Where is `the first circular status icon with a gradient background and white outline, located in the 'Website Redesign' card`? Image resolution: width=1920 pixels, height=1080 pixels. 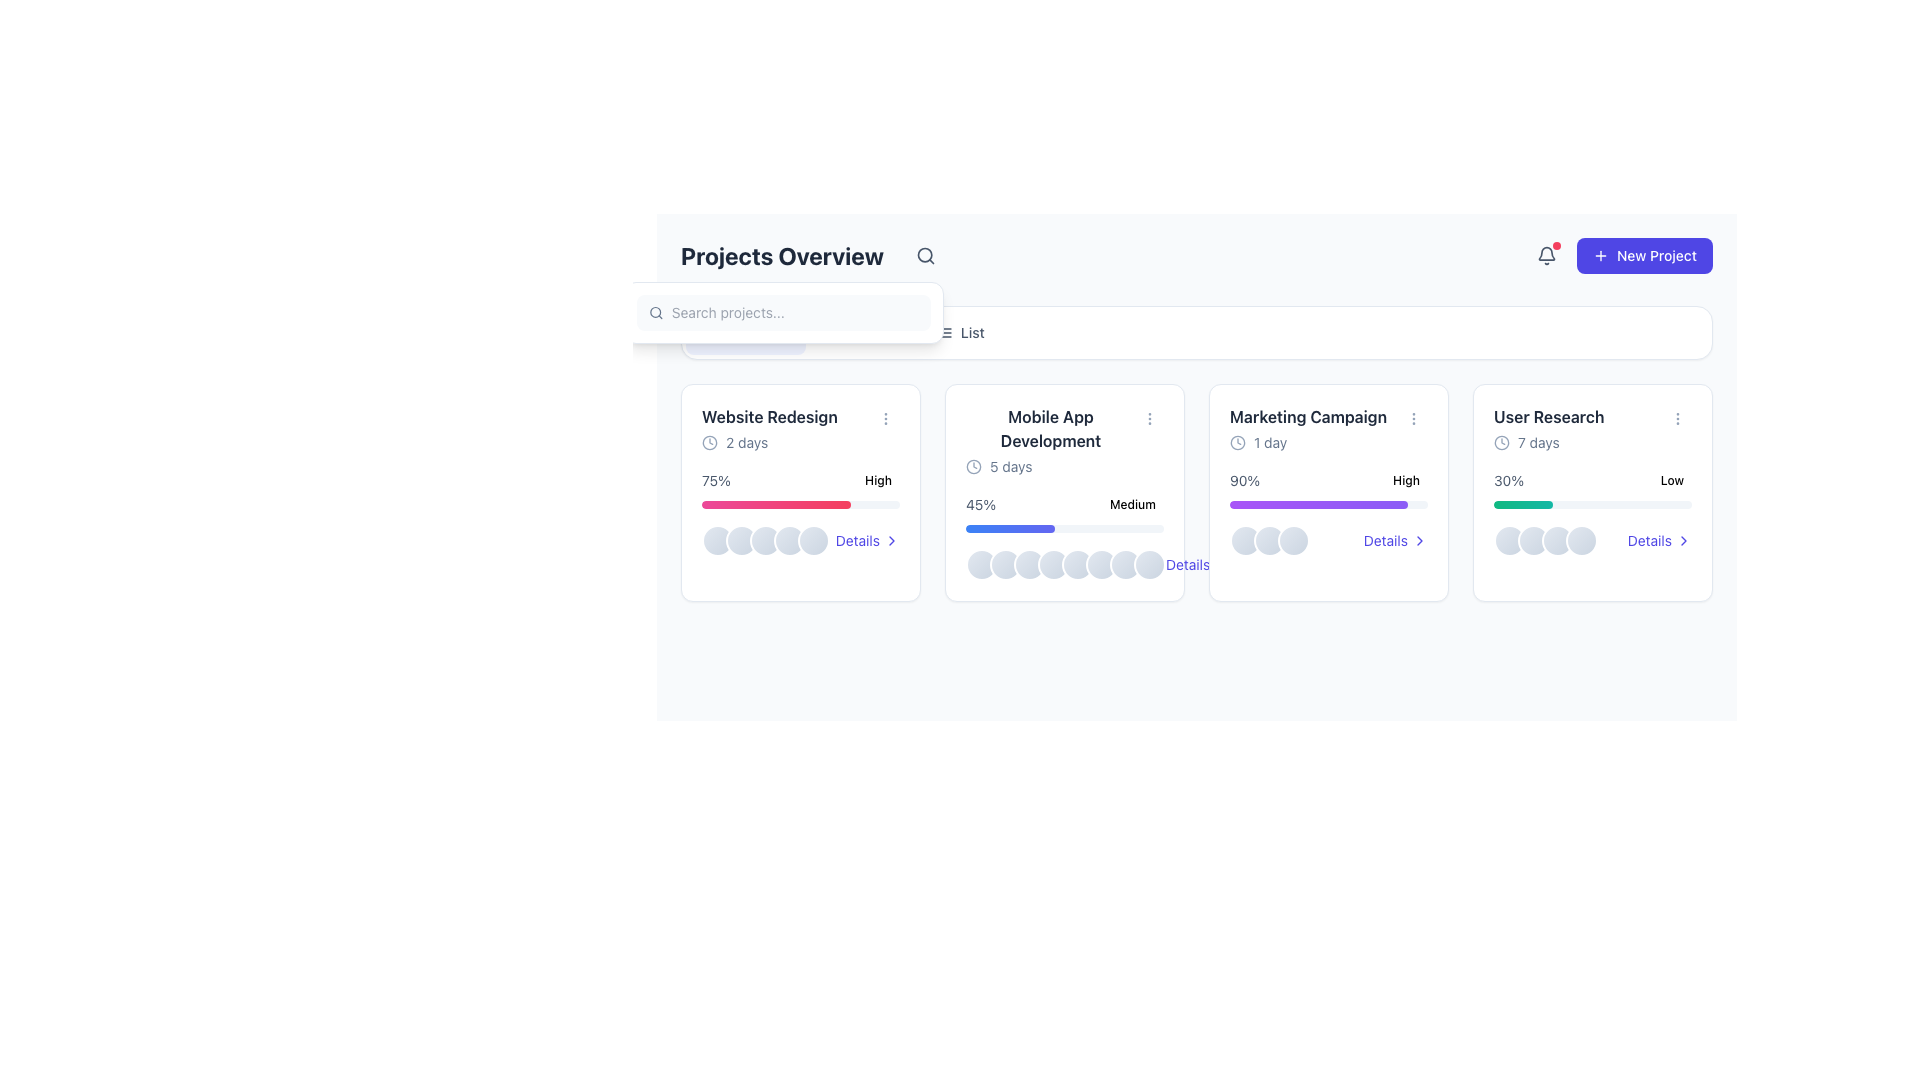
the first circular status icon with a gradient background and white outline, located in the 'Website Redesign' card is located at coordinates (718, 540).